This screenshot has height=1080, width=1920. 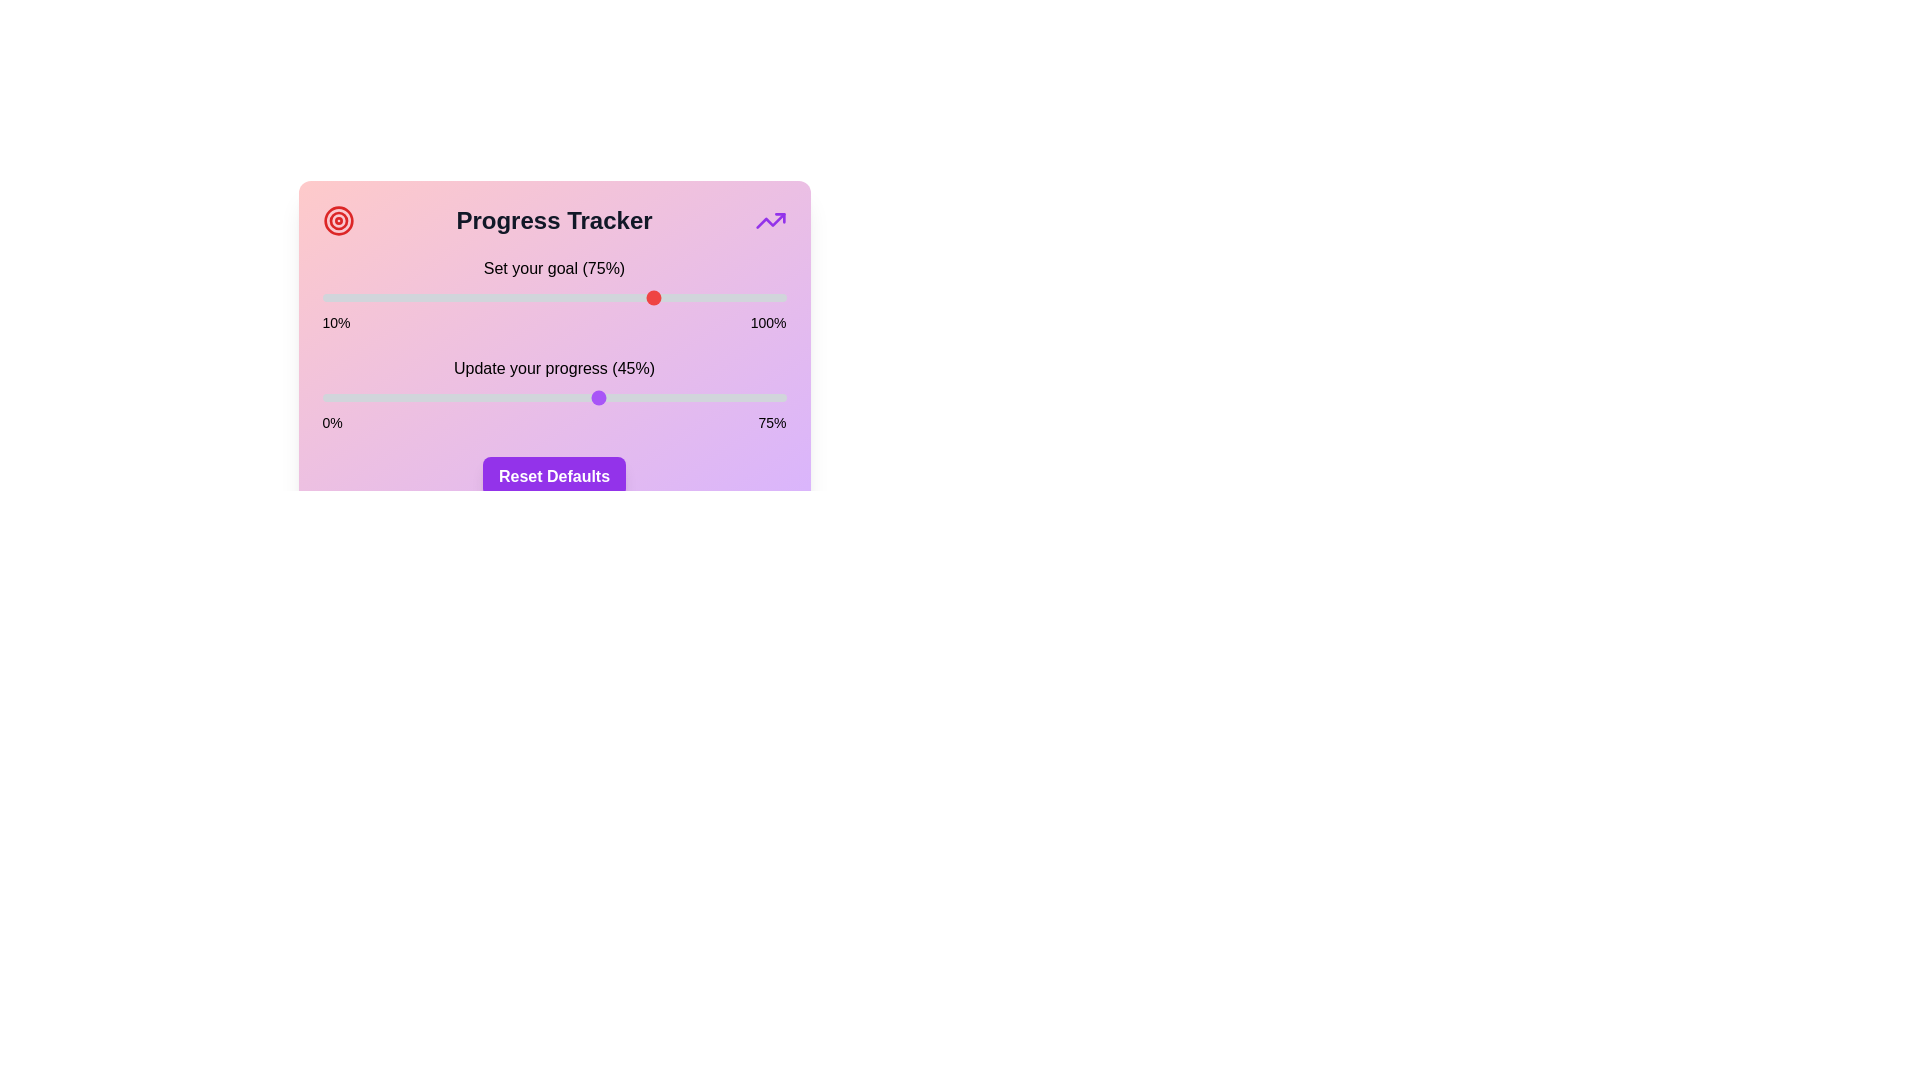 I want to click on the 'Update your progress' slider to set the progress to 11%, so click(x=390, y=397).